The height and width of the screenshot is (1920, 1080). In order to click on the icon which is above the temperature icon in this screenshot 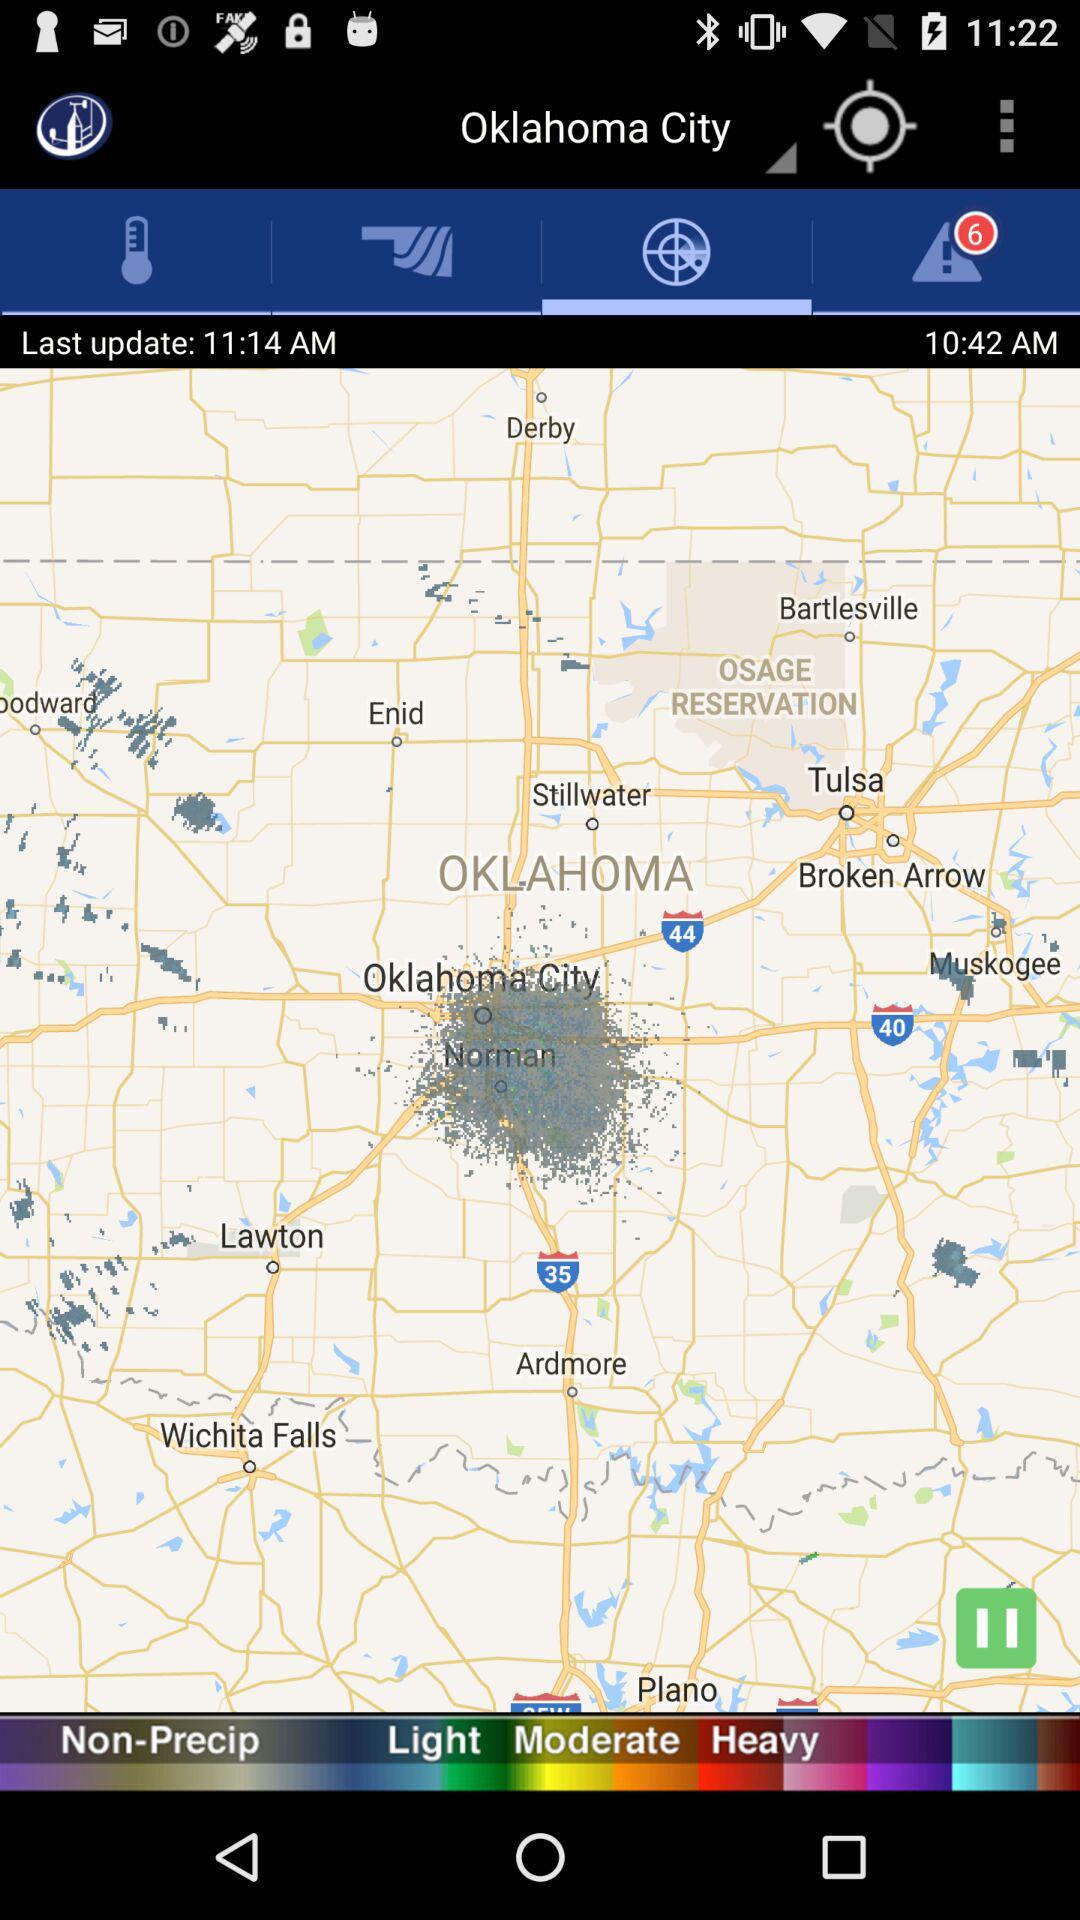, I will do `click(72, 124)`.